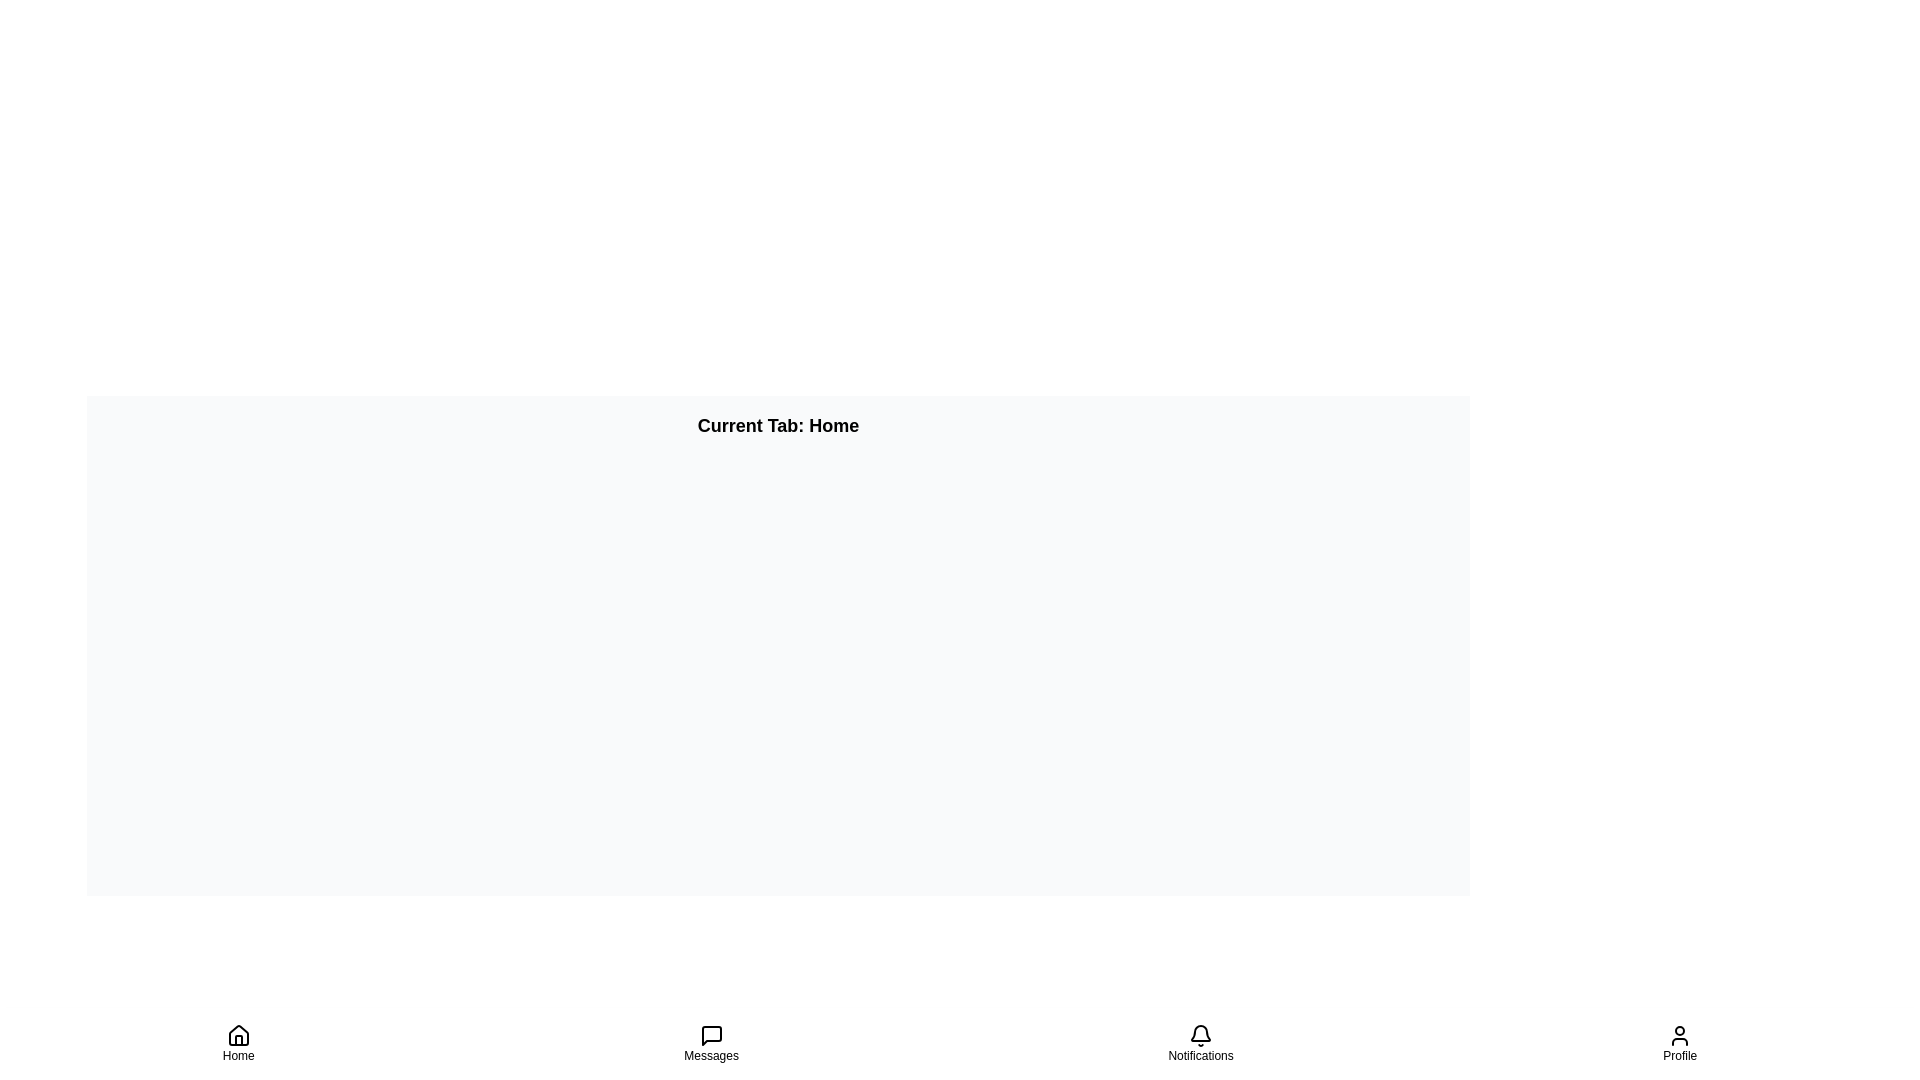 The image size is (1920, 1080). Describe the element at coordinates (711, 1035) in the screenshot. I see `the 'Messages' icon located in the bottom navigation bar, which is the second item from the left` at that location.